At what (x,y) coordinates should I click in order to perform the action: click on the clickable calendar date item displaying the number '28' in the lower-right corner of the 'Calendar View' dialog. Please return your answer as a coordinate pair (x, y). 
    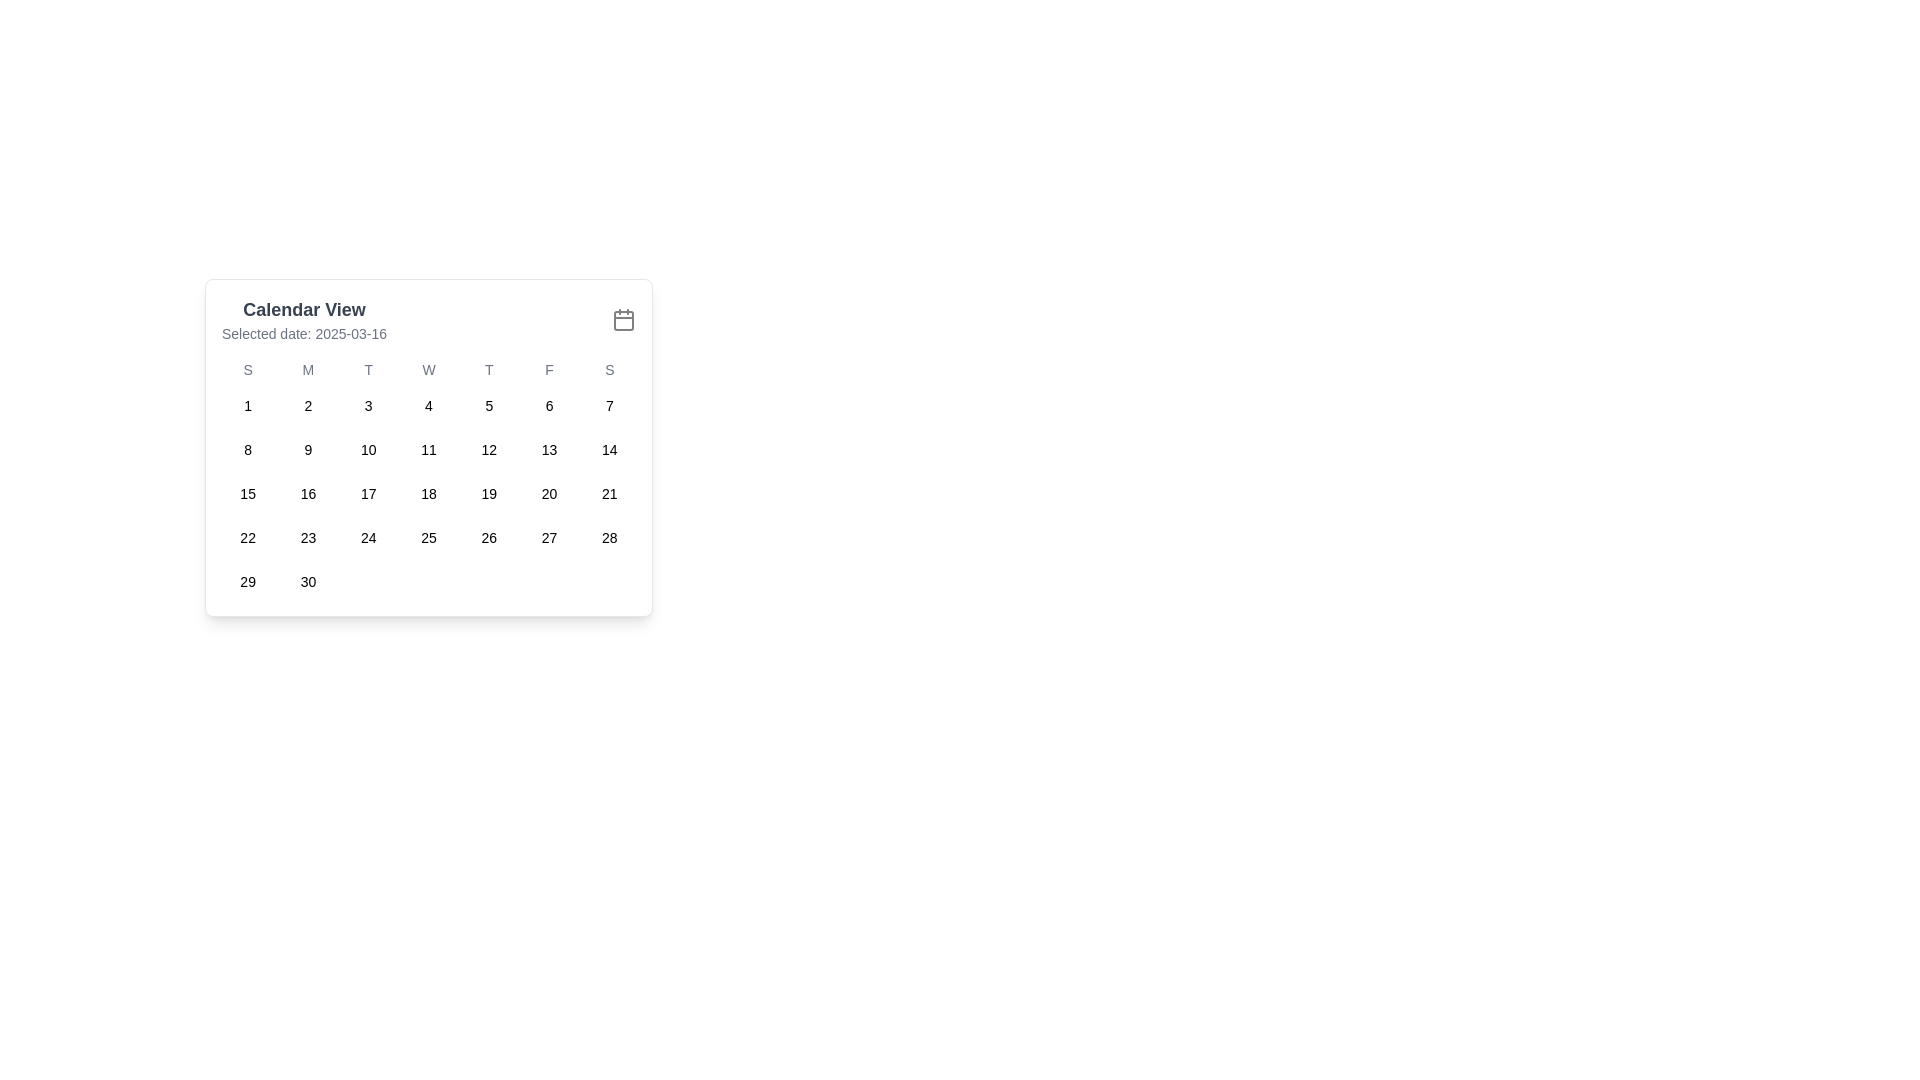
    Looking at the image, I should click on (608, 536).